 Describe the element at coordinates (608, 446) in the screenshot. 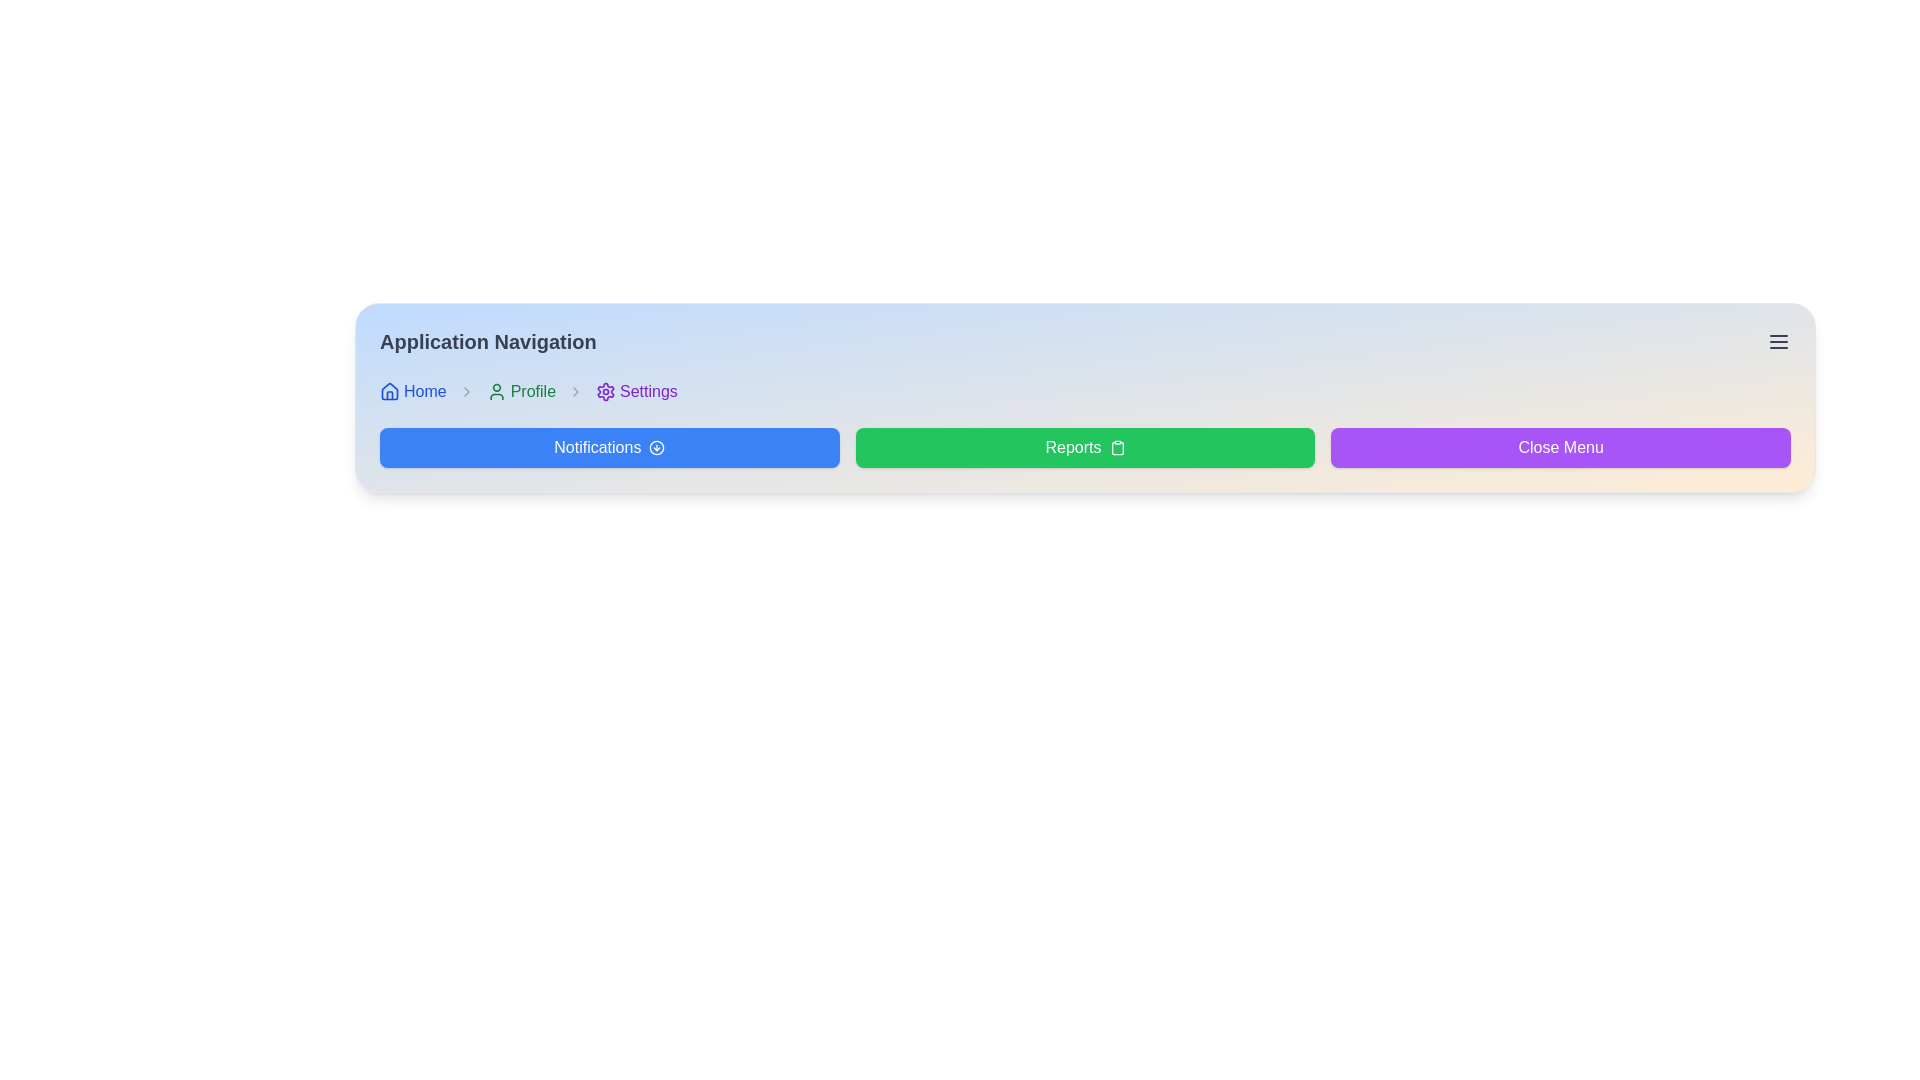

I see `the 'Notifications' button, which is a rectangular button with a blue background and white text` at that location.